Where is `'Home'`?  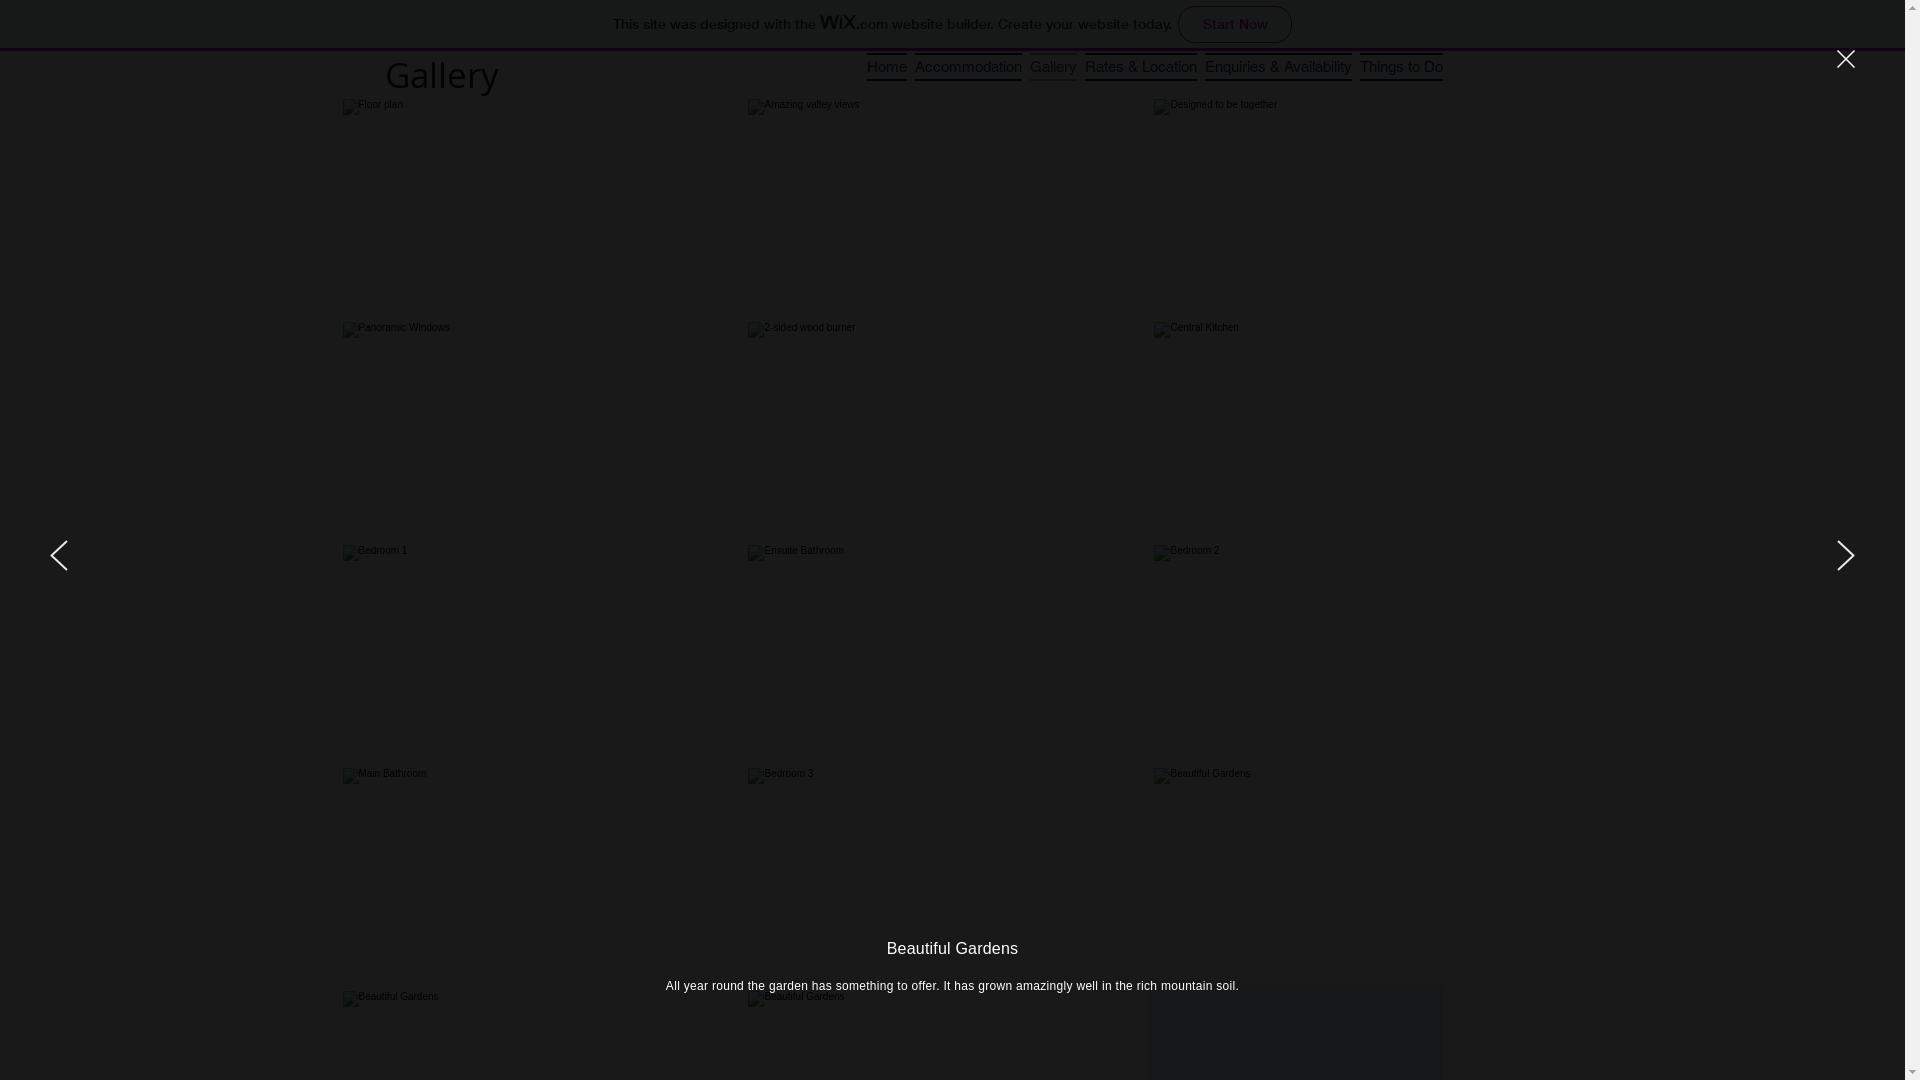 'Home' is located at coordinates (885, 64).